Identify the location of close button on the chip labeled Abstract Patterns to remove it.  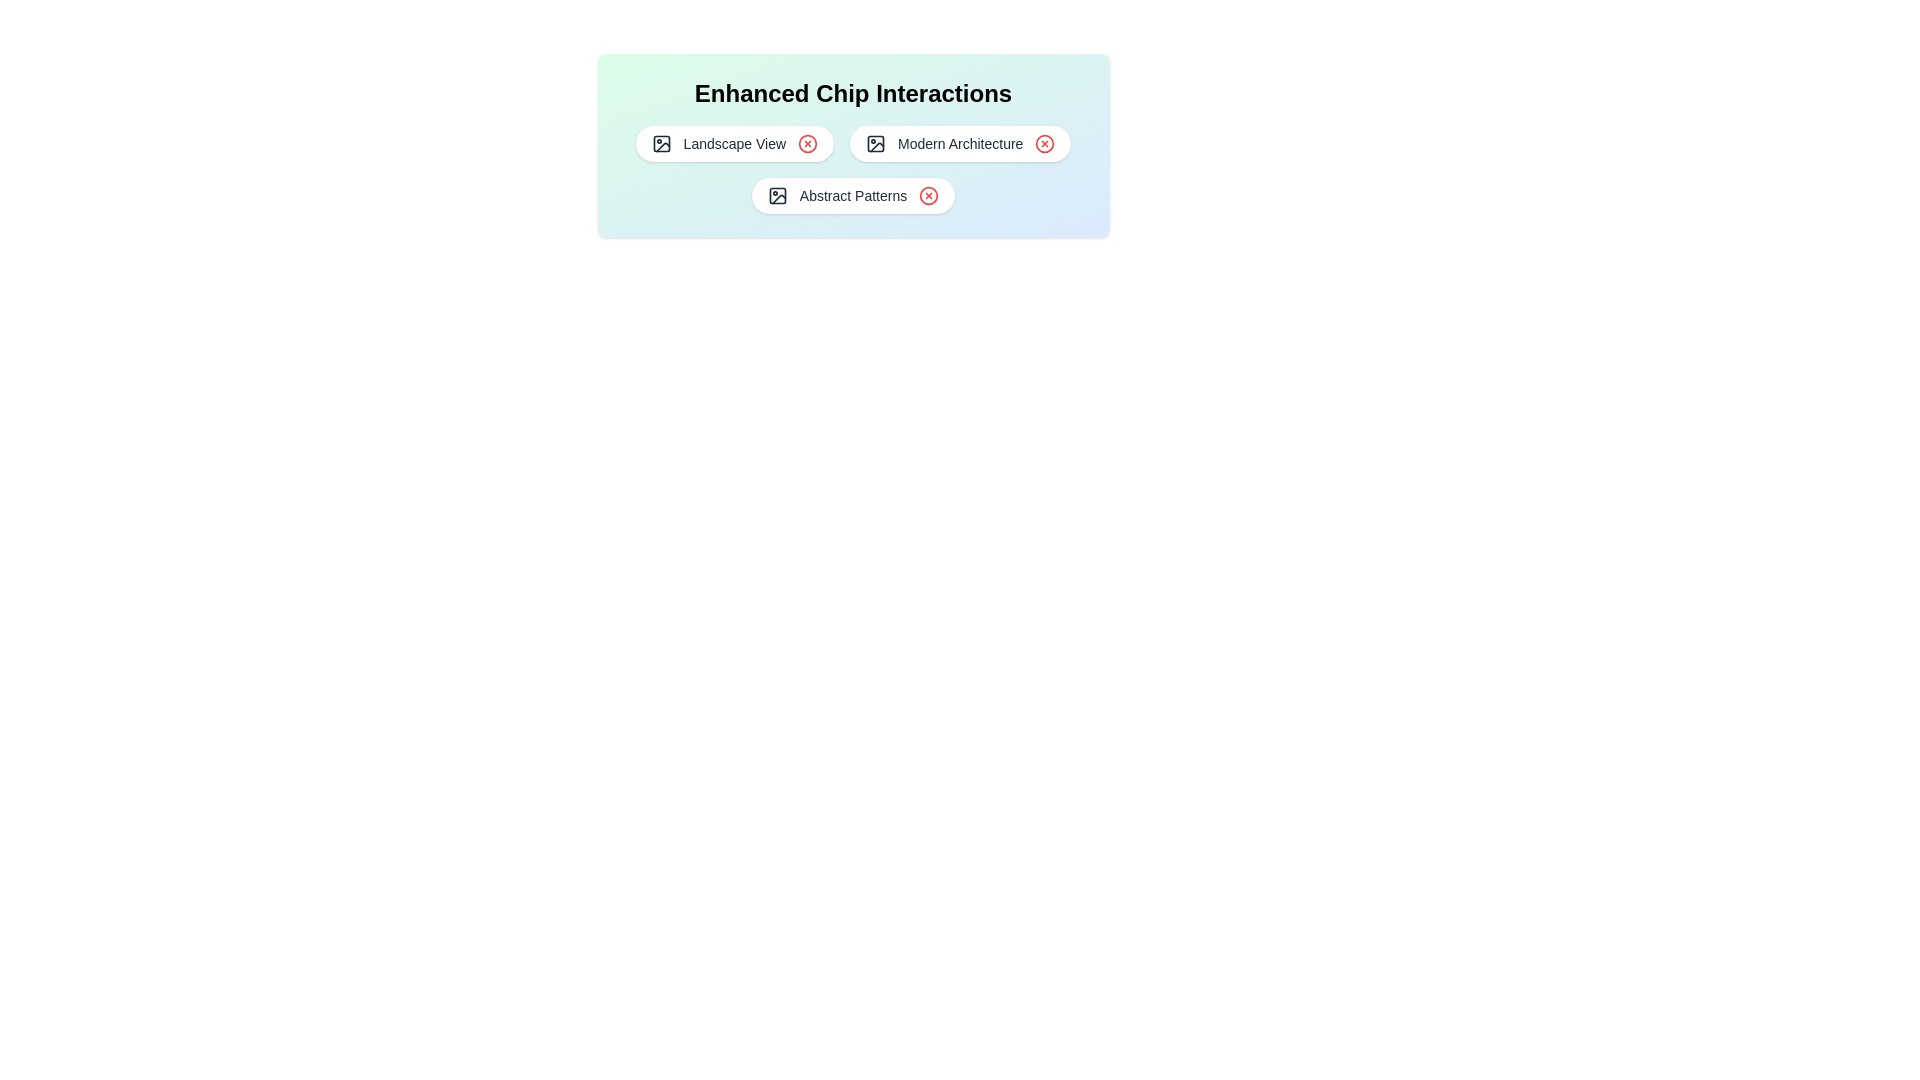
(928, 196).